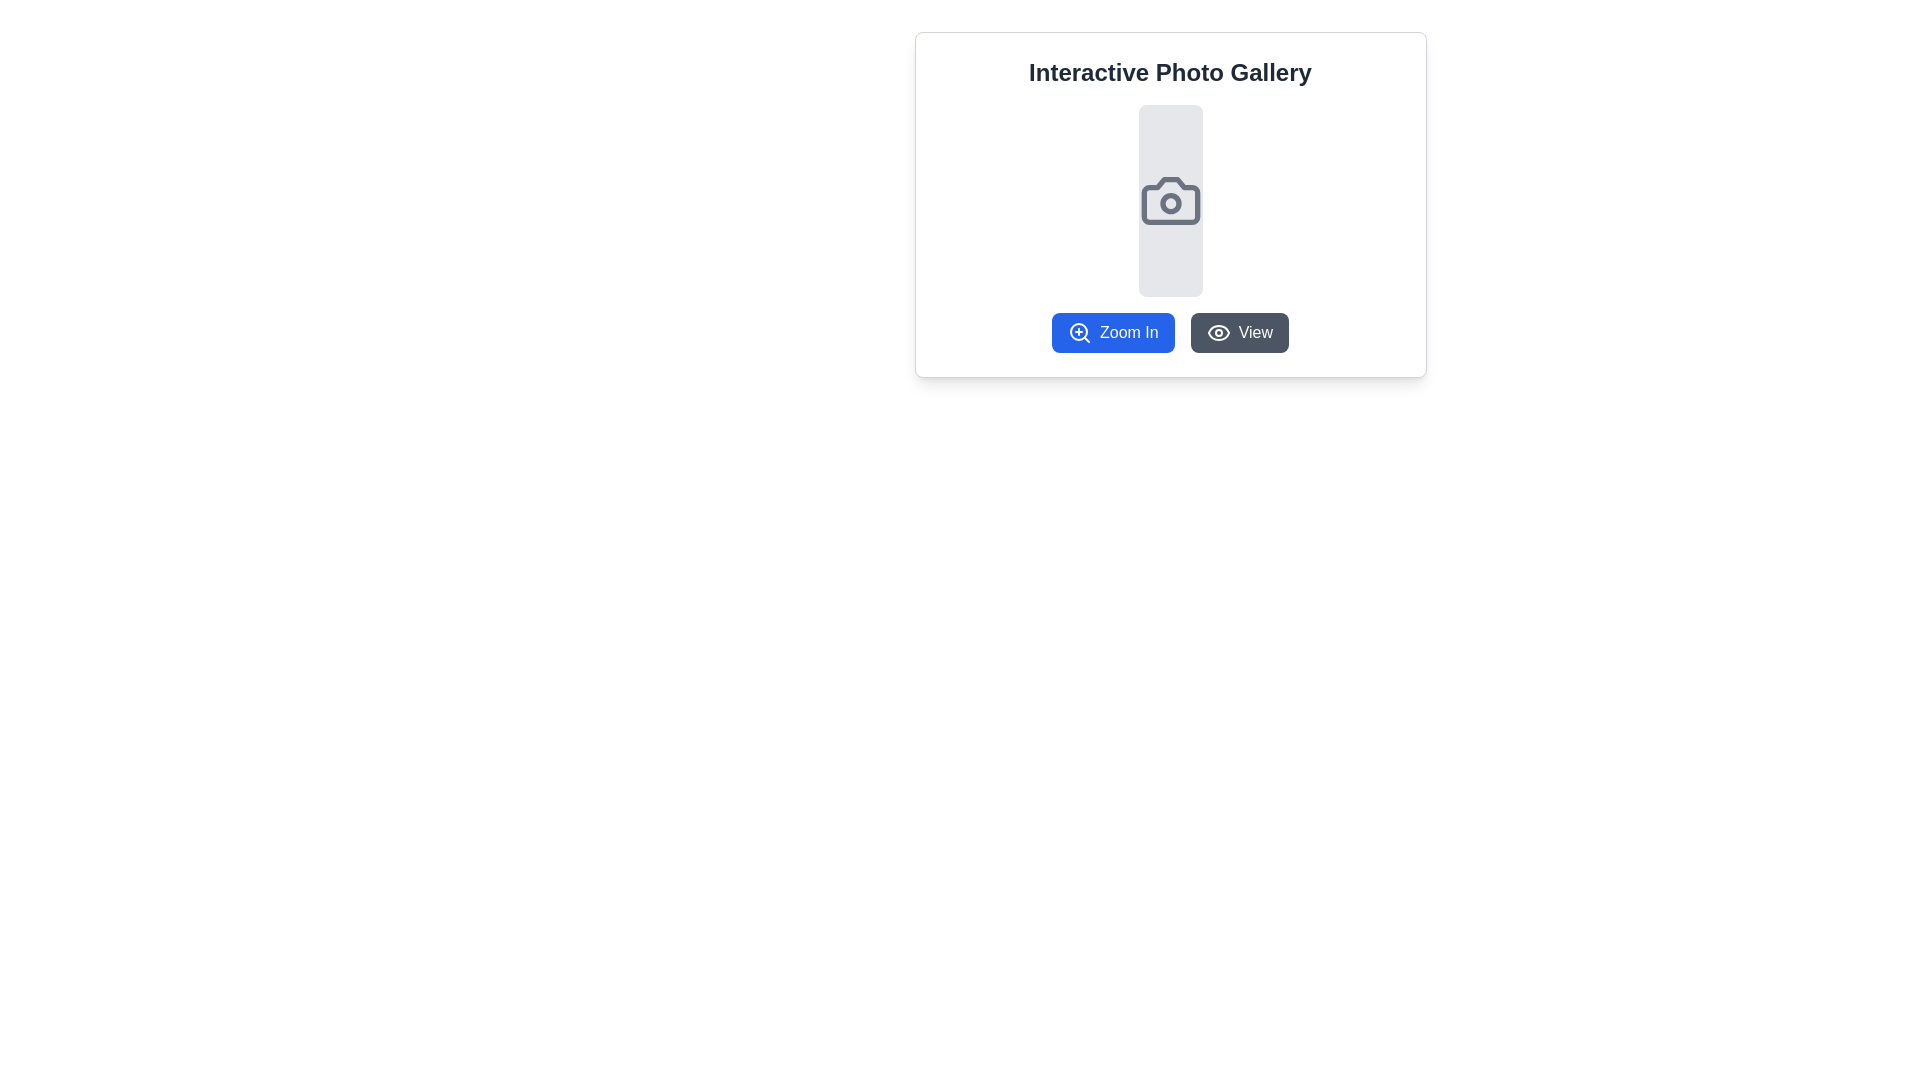  Describe the element at coordinates (1238, 331) in the screenshot. I see `the 'View' button, which has a dark gray background, rounded edges, white text, and an eye icon, located near the center bottom of the interface` at that location.